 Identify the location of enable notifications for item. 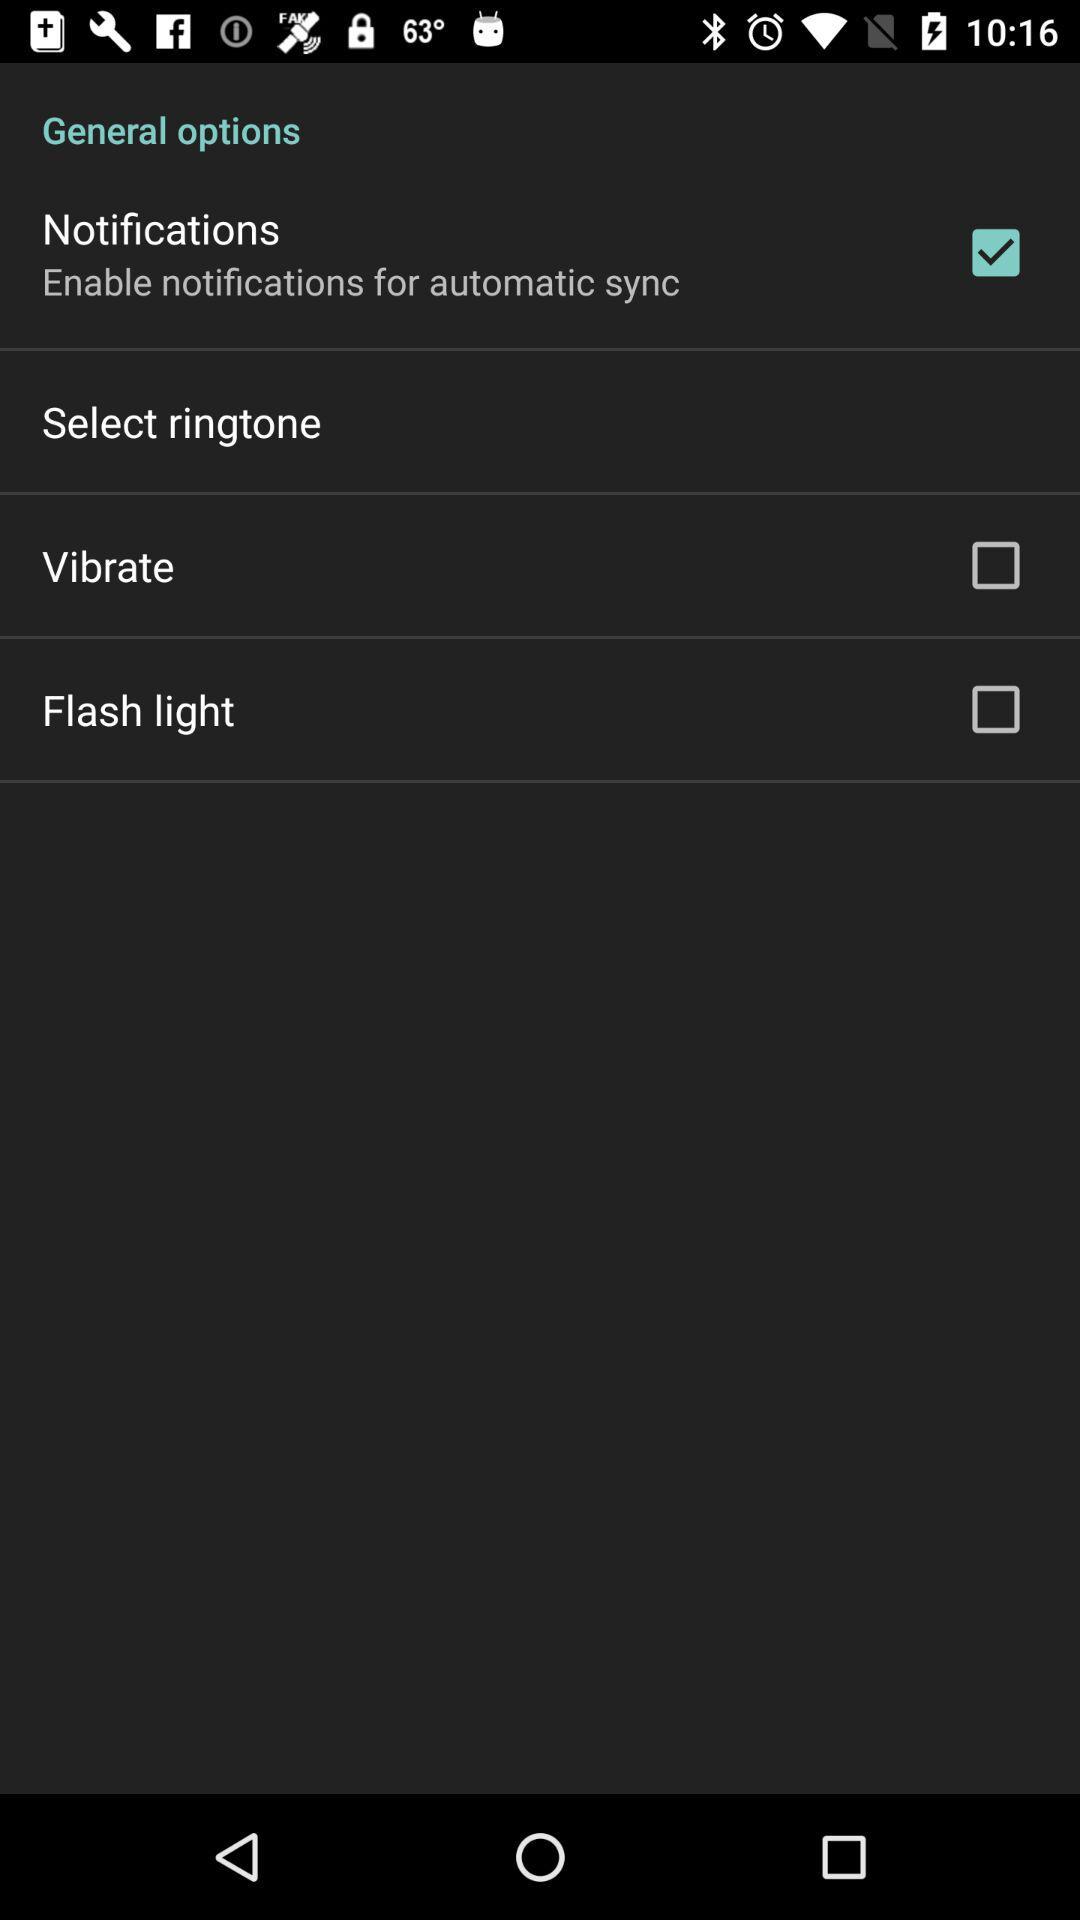
(361, 280).